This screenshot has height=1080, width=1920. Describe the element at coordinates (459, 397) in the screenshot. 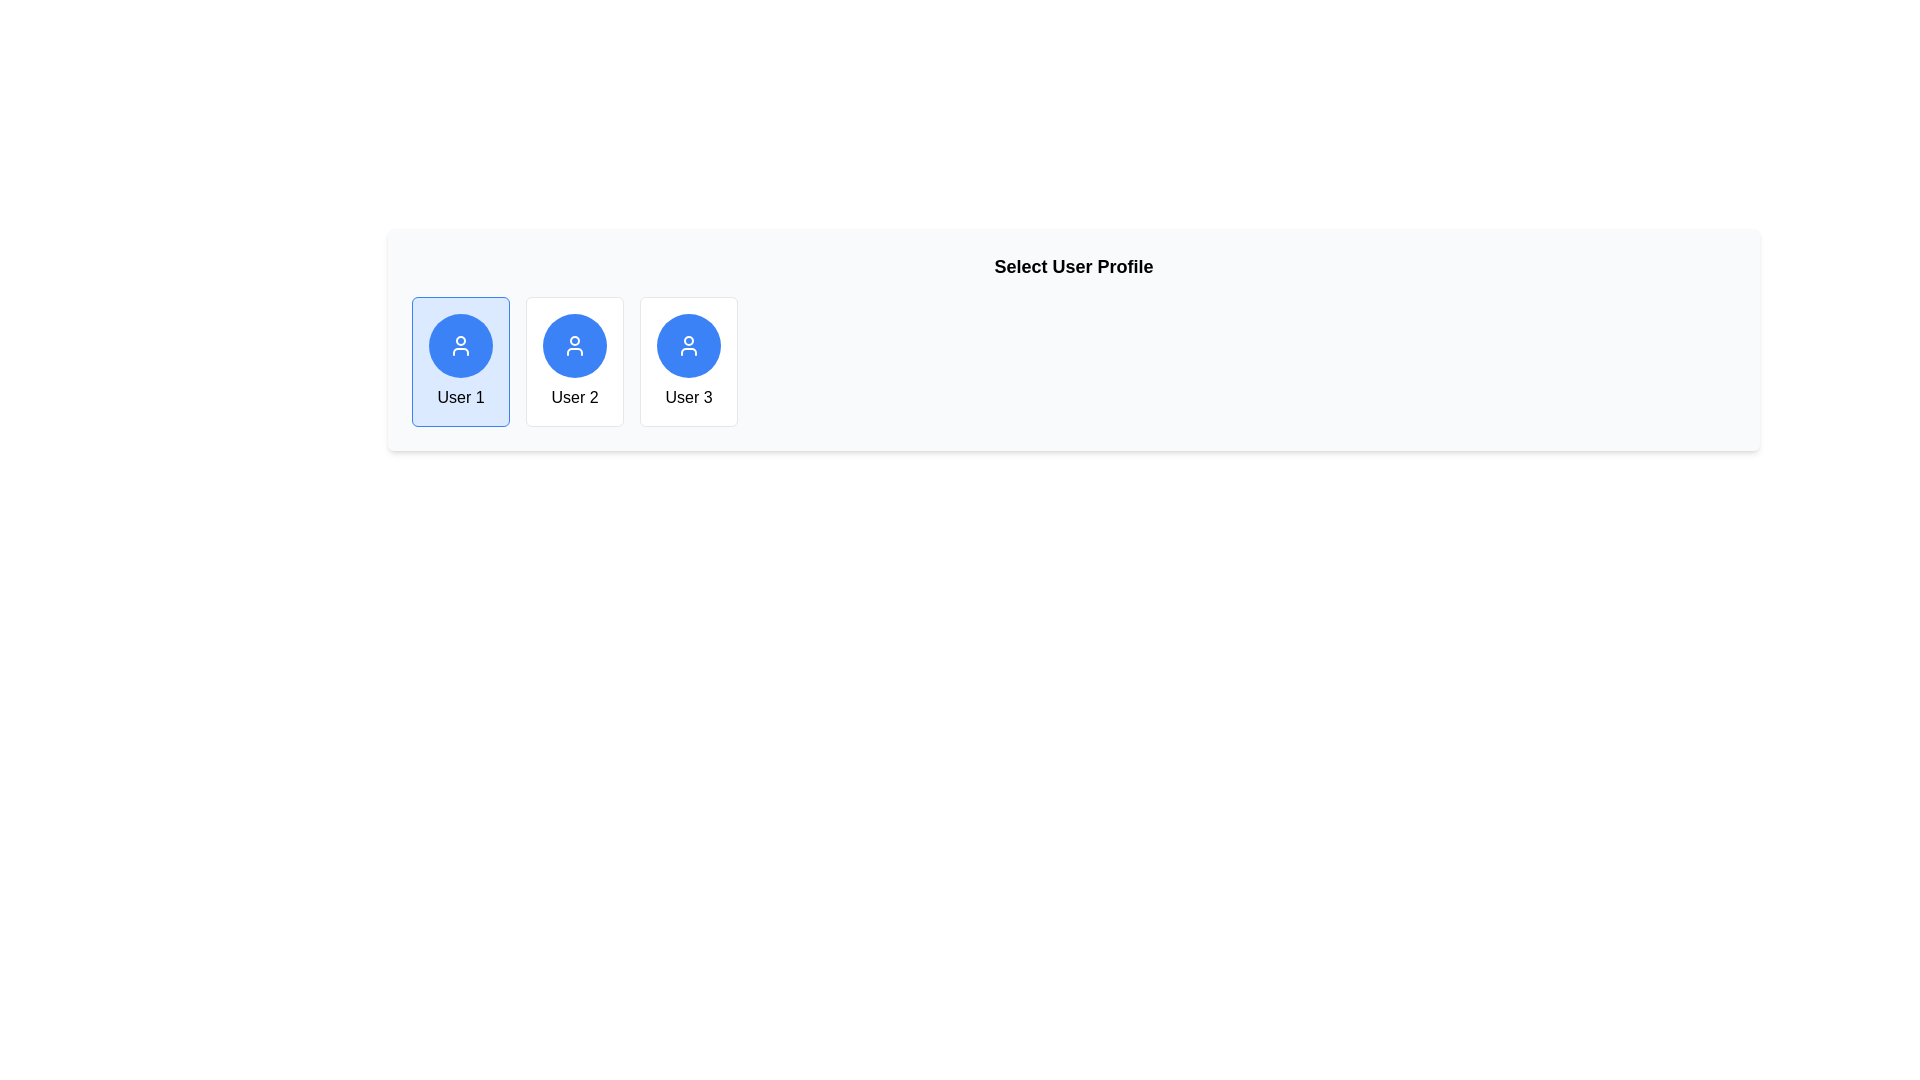

I see `text label 'User 1' located beneath the circular user icon in the first card among three similar cards` at that location.